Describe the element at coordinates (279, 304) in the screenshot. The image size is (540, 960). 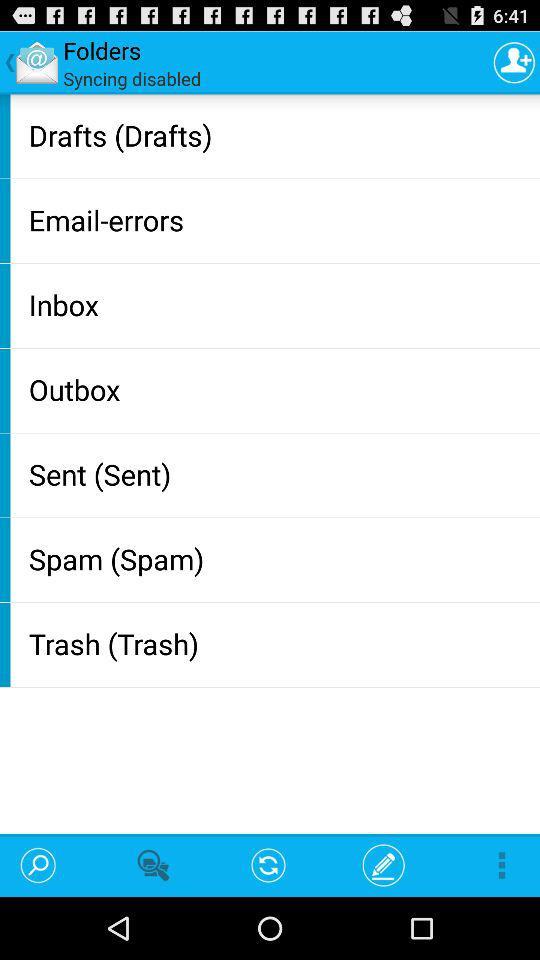
I see `the item below email-errors app` at that location.